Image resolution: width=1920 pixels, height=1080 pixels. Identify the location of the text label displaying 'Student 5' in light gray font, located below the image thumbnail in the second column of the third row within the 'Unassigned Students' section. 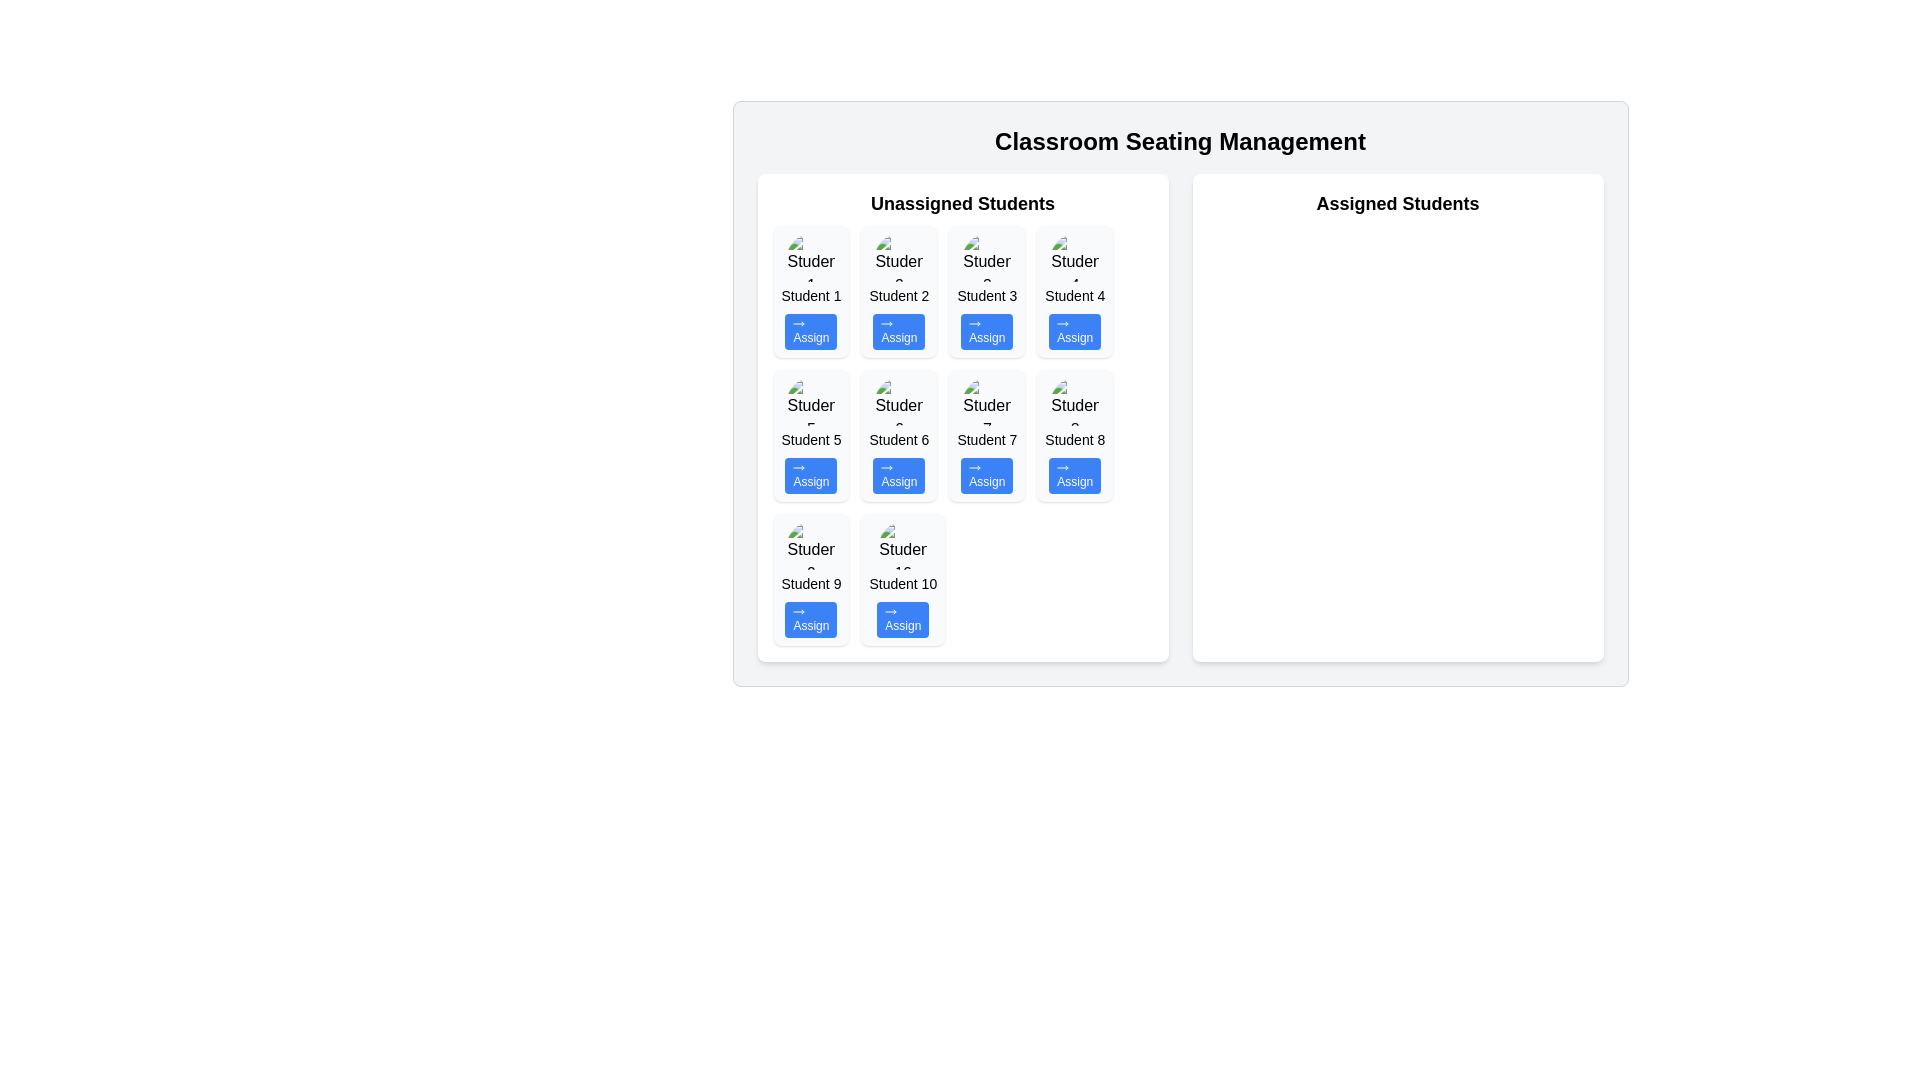
(811, 438).